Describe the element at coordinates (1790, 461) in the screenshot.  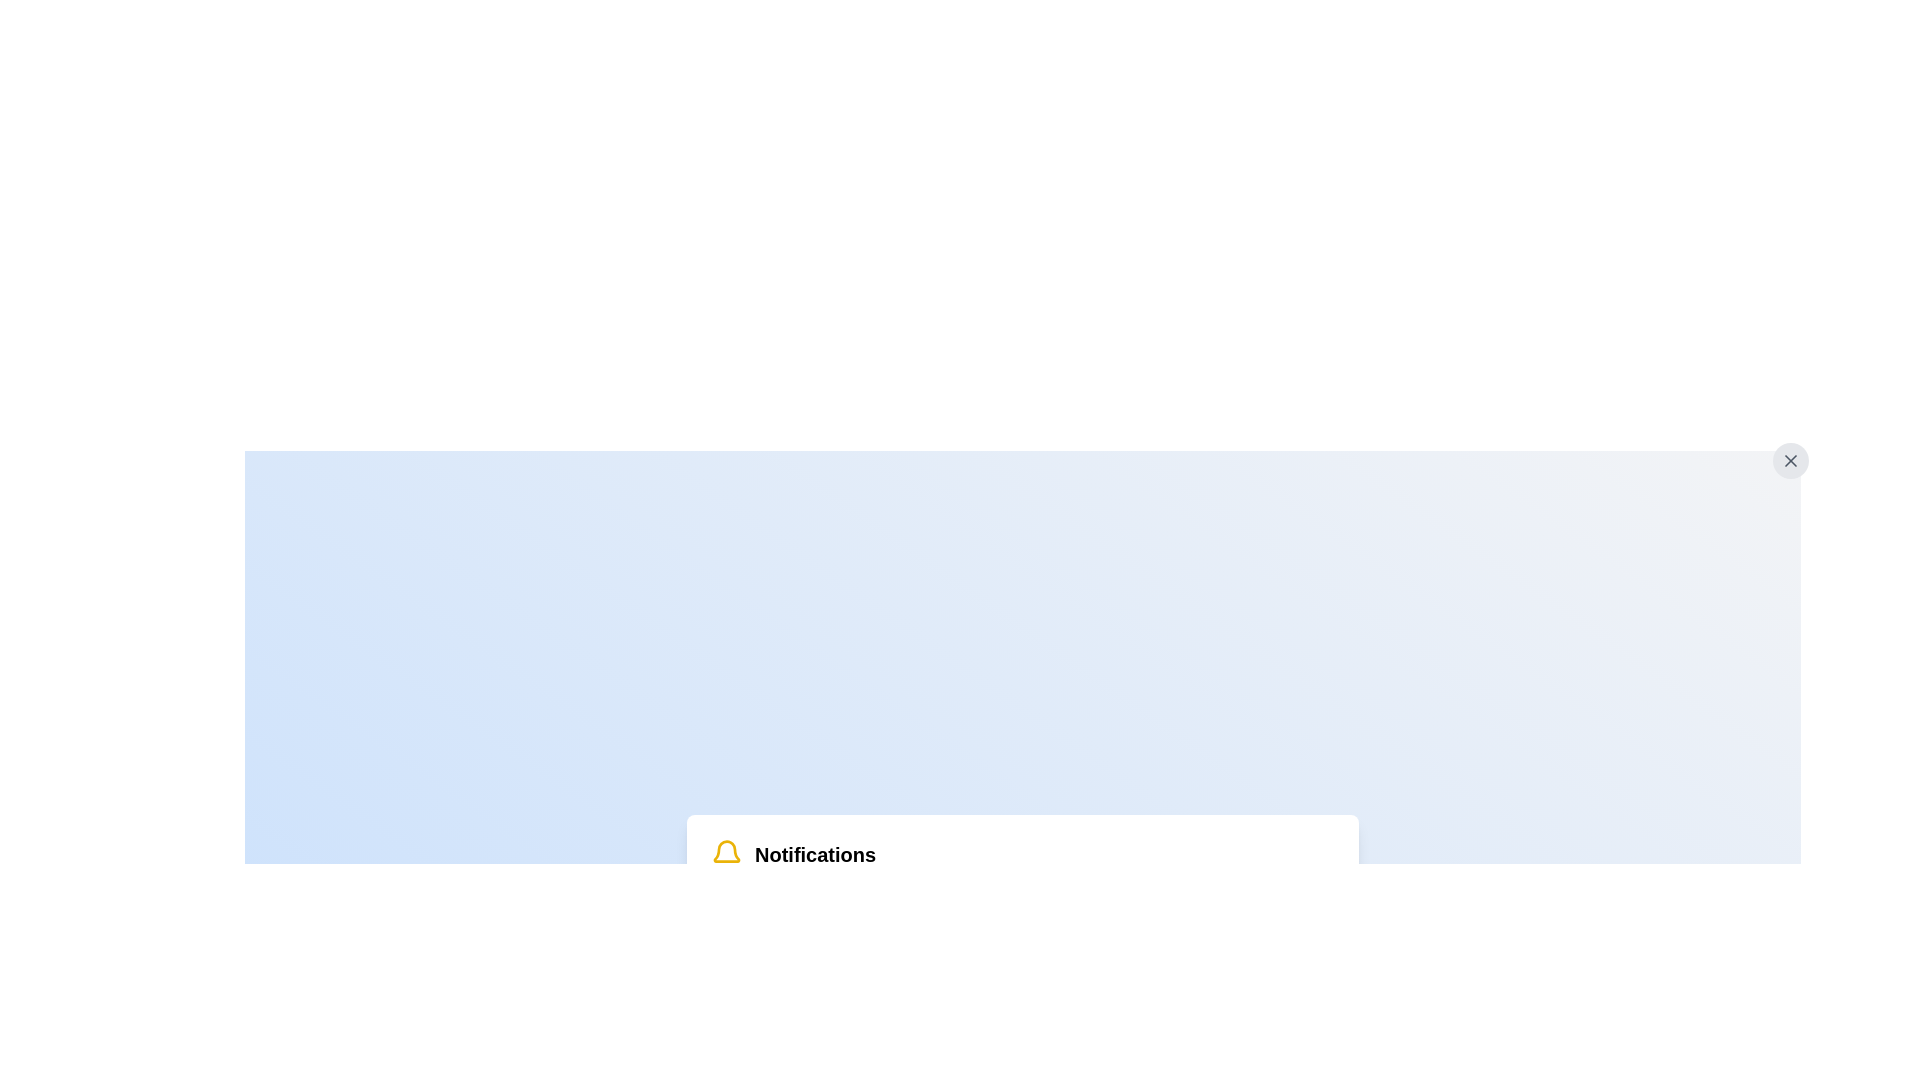
I see `the close button located at the top-right corner of the notification box` at that location.